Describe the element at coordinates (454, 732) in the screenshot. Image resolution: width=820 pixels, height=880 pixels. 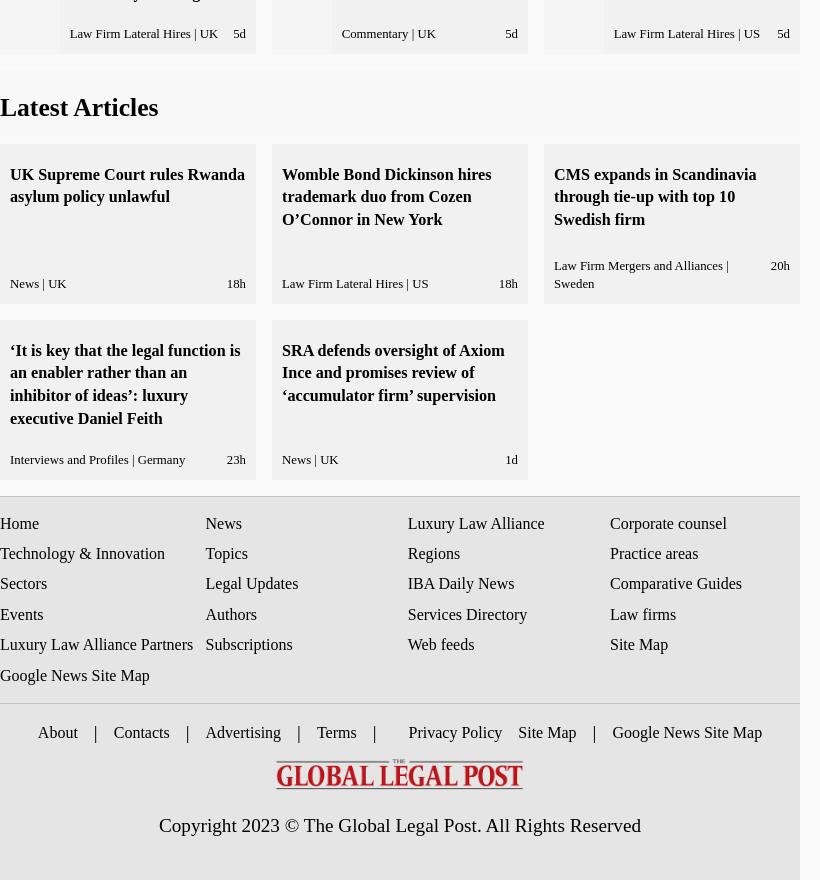
I see `'Privacy Policy'` at that location.